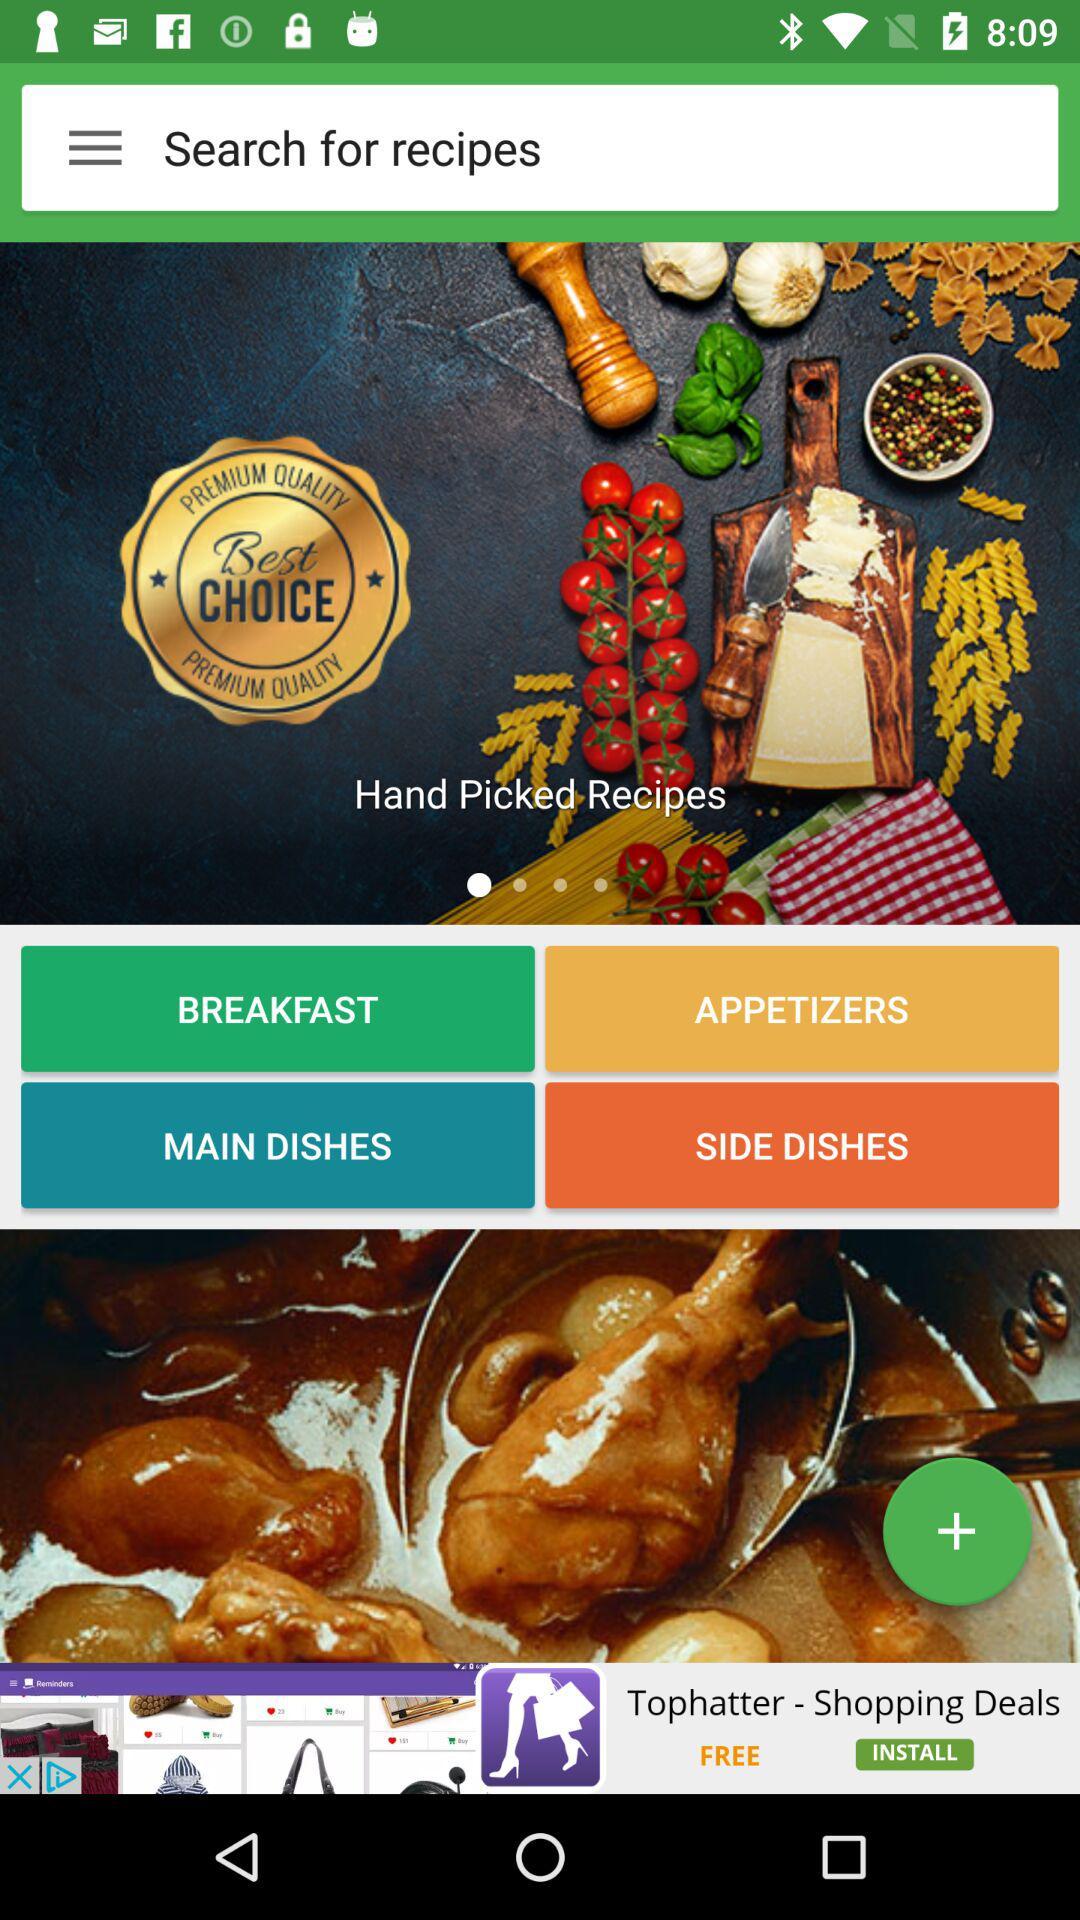 This screenshot has width=1080, height=1920. Describe the element at coordinates (955, 1538) in the screenshot. I see `the add icon` at that location.